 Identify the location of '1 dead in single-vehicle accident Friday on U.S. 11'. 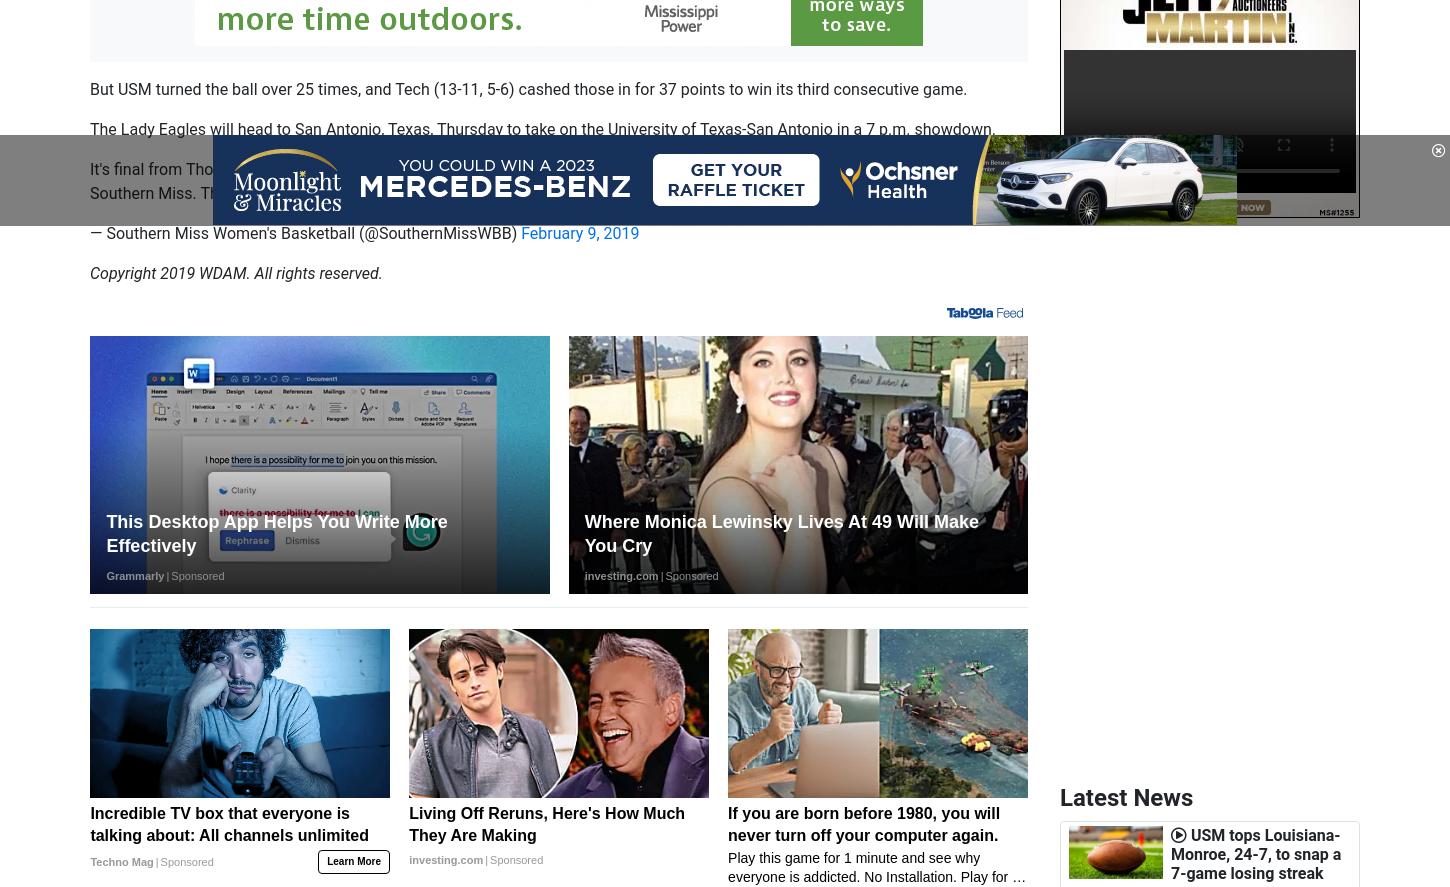
(1150, 146).